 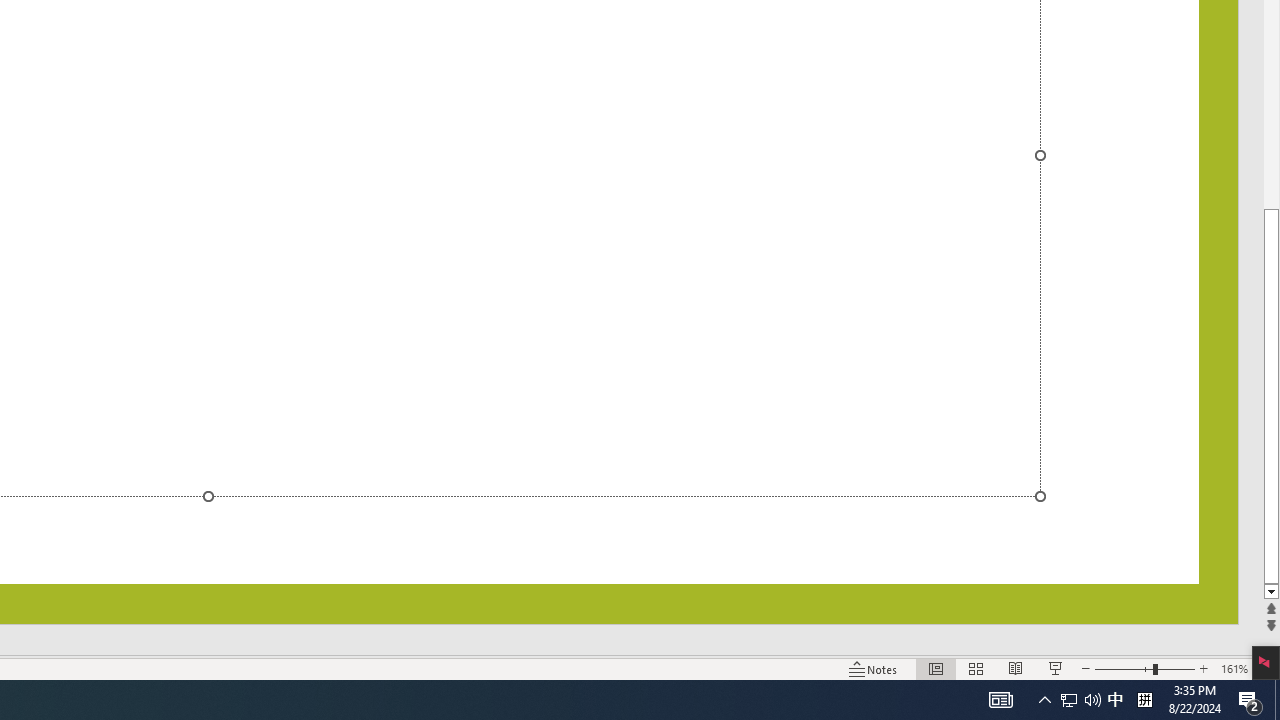 What do you see at coordinates (1000, 698) in the screenshot?
I see `'AutomationID: 4105'` at bounding box center [1000, 698].